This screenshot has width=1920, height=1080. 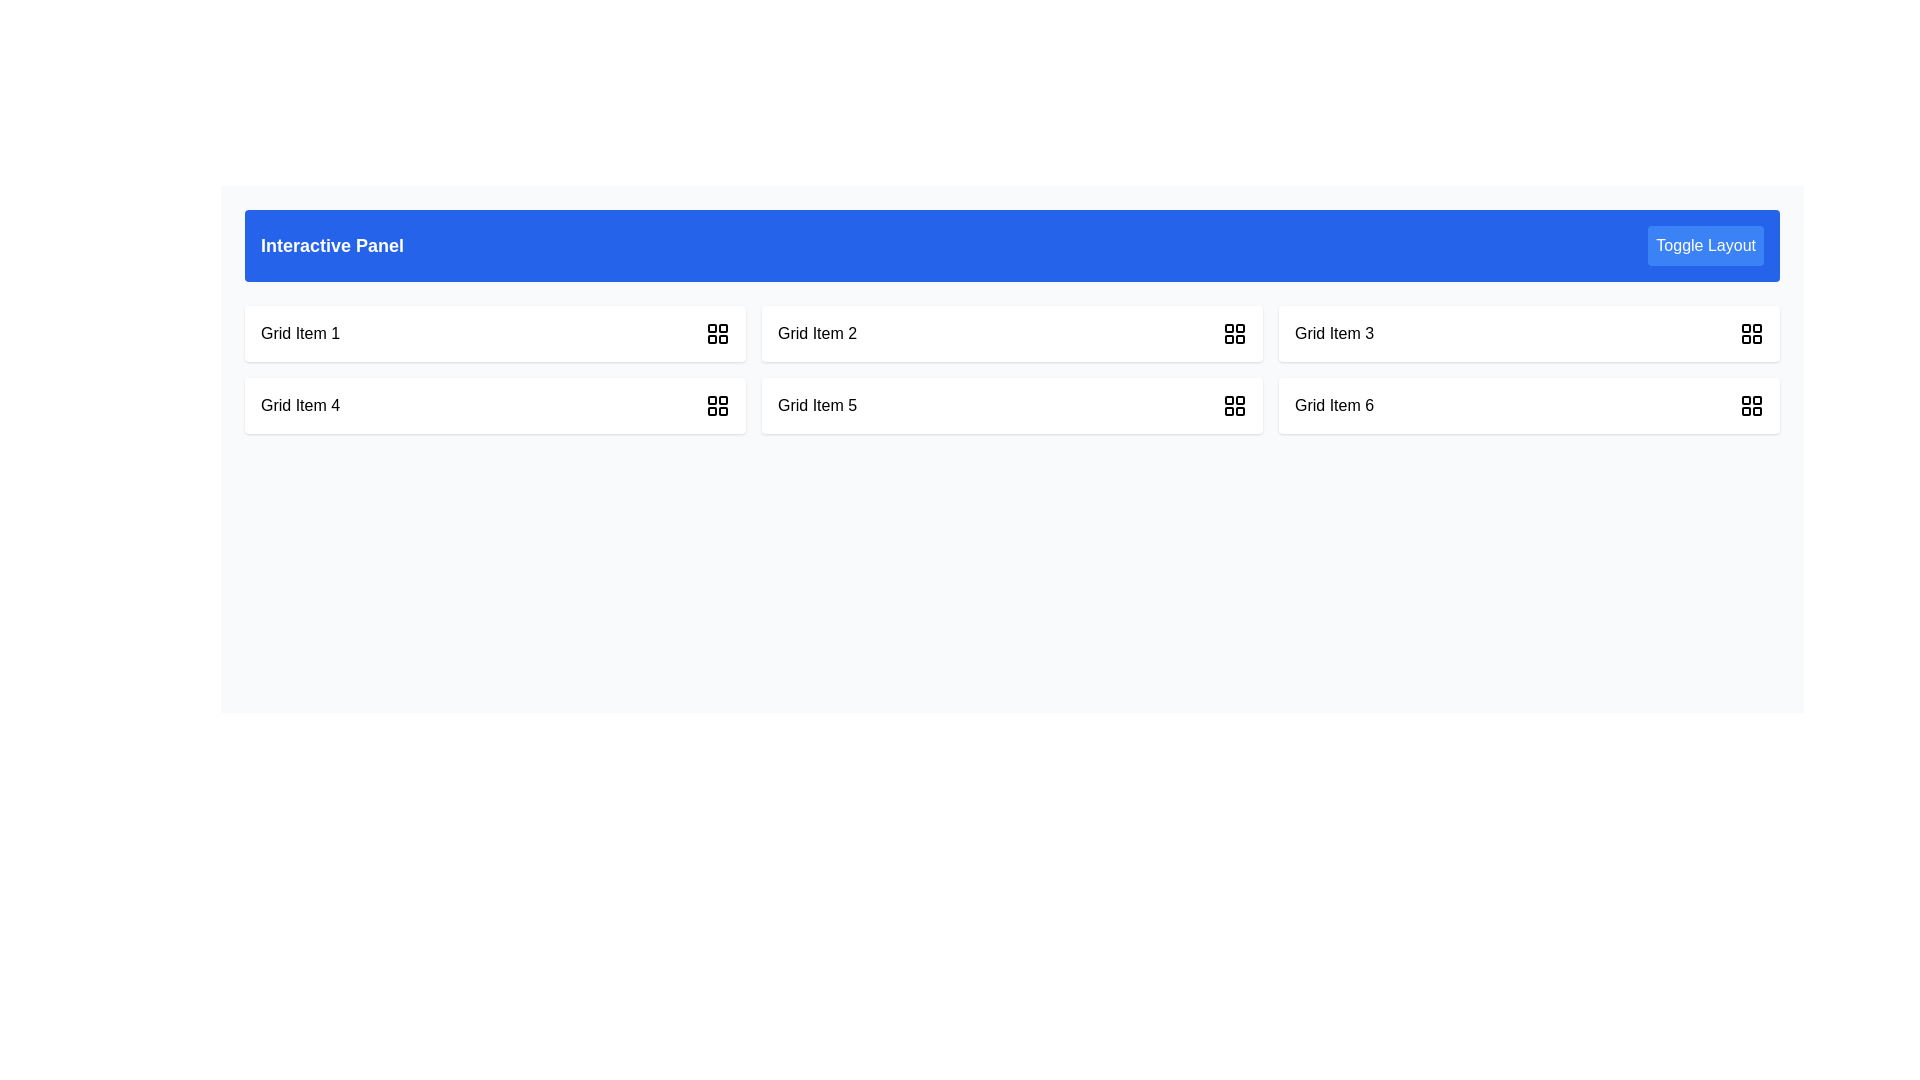 I want to click on the grid-patterned icon located within the 'Grid Item 2' content box on the right side, so click(x=1233, y=333).